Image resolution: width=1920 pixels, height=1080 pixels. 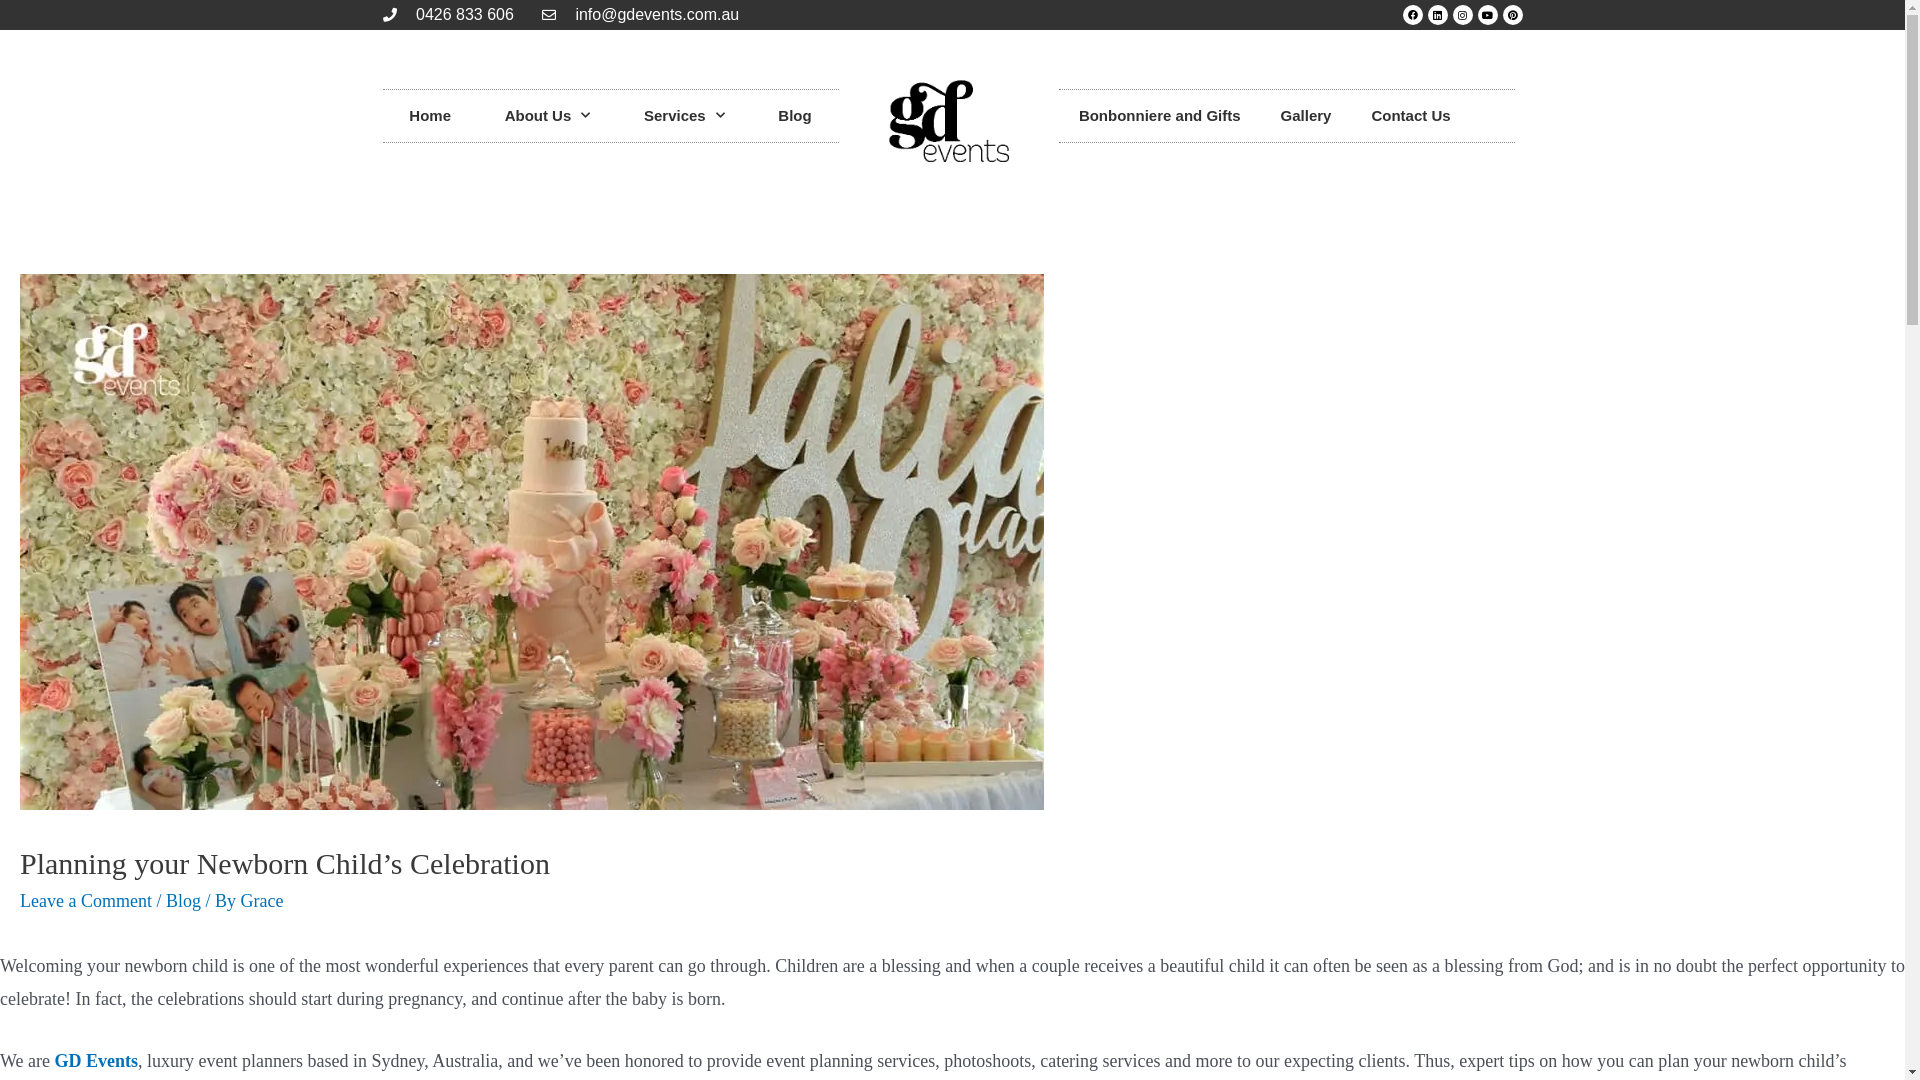 What do you see at coordinates (1306, 115) in the screenshot?
I see `'Gallery'` at bounding box center [1306, 115].